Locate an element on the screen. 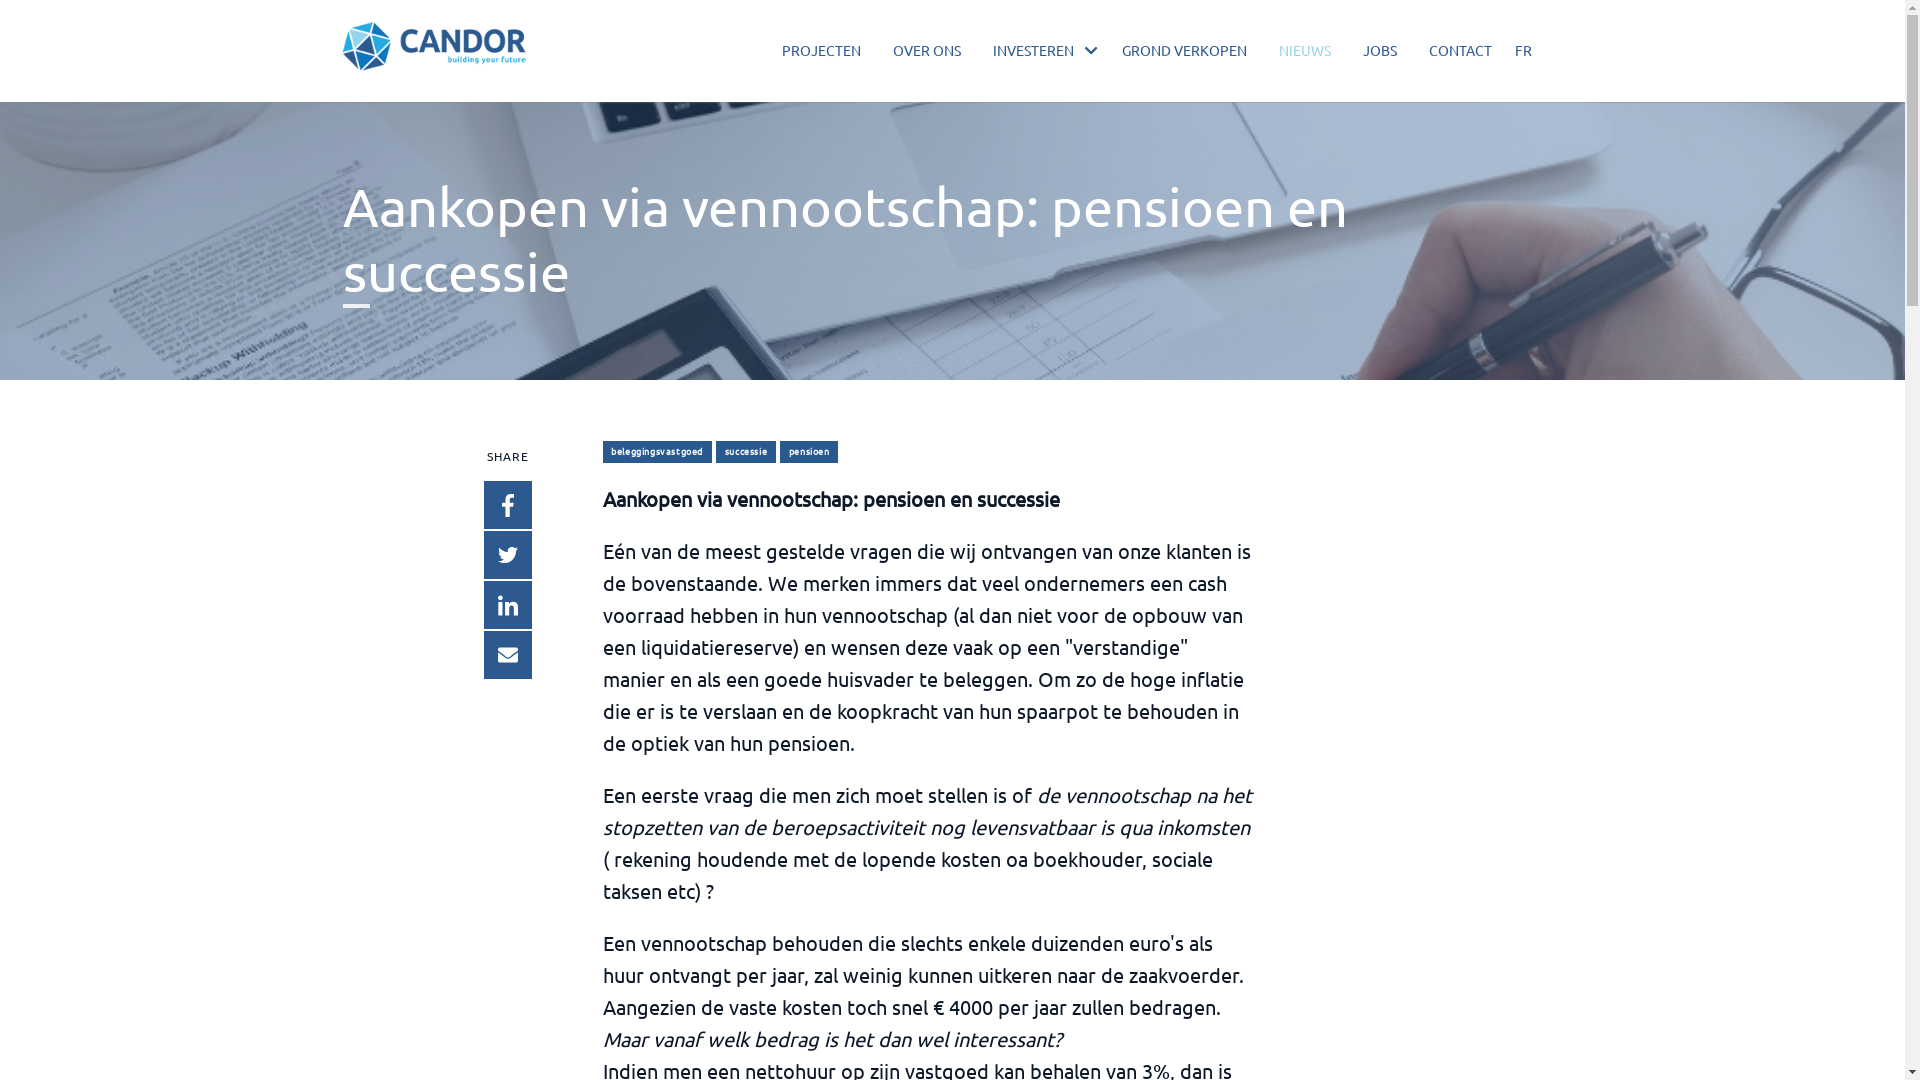 This screenshot has height=1080, width=1920. 'JOBS' is located at coordinates (1379, 49).